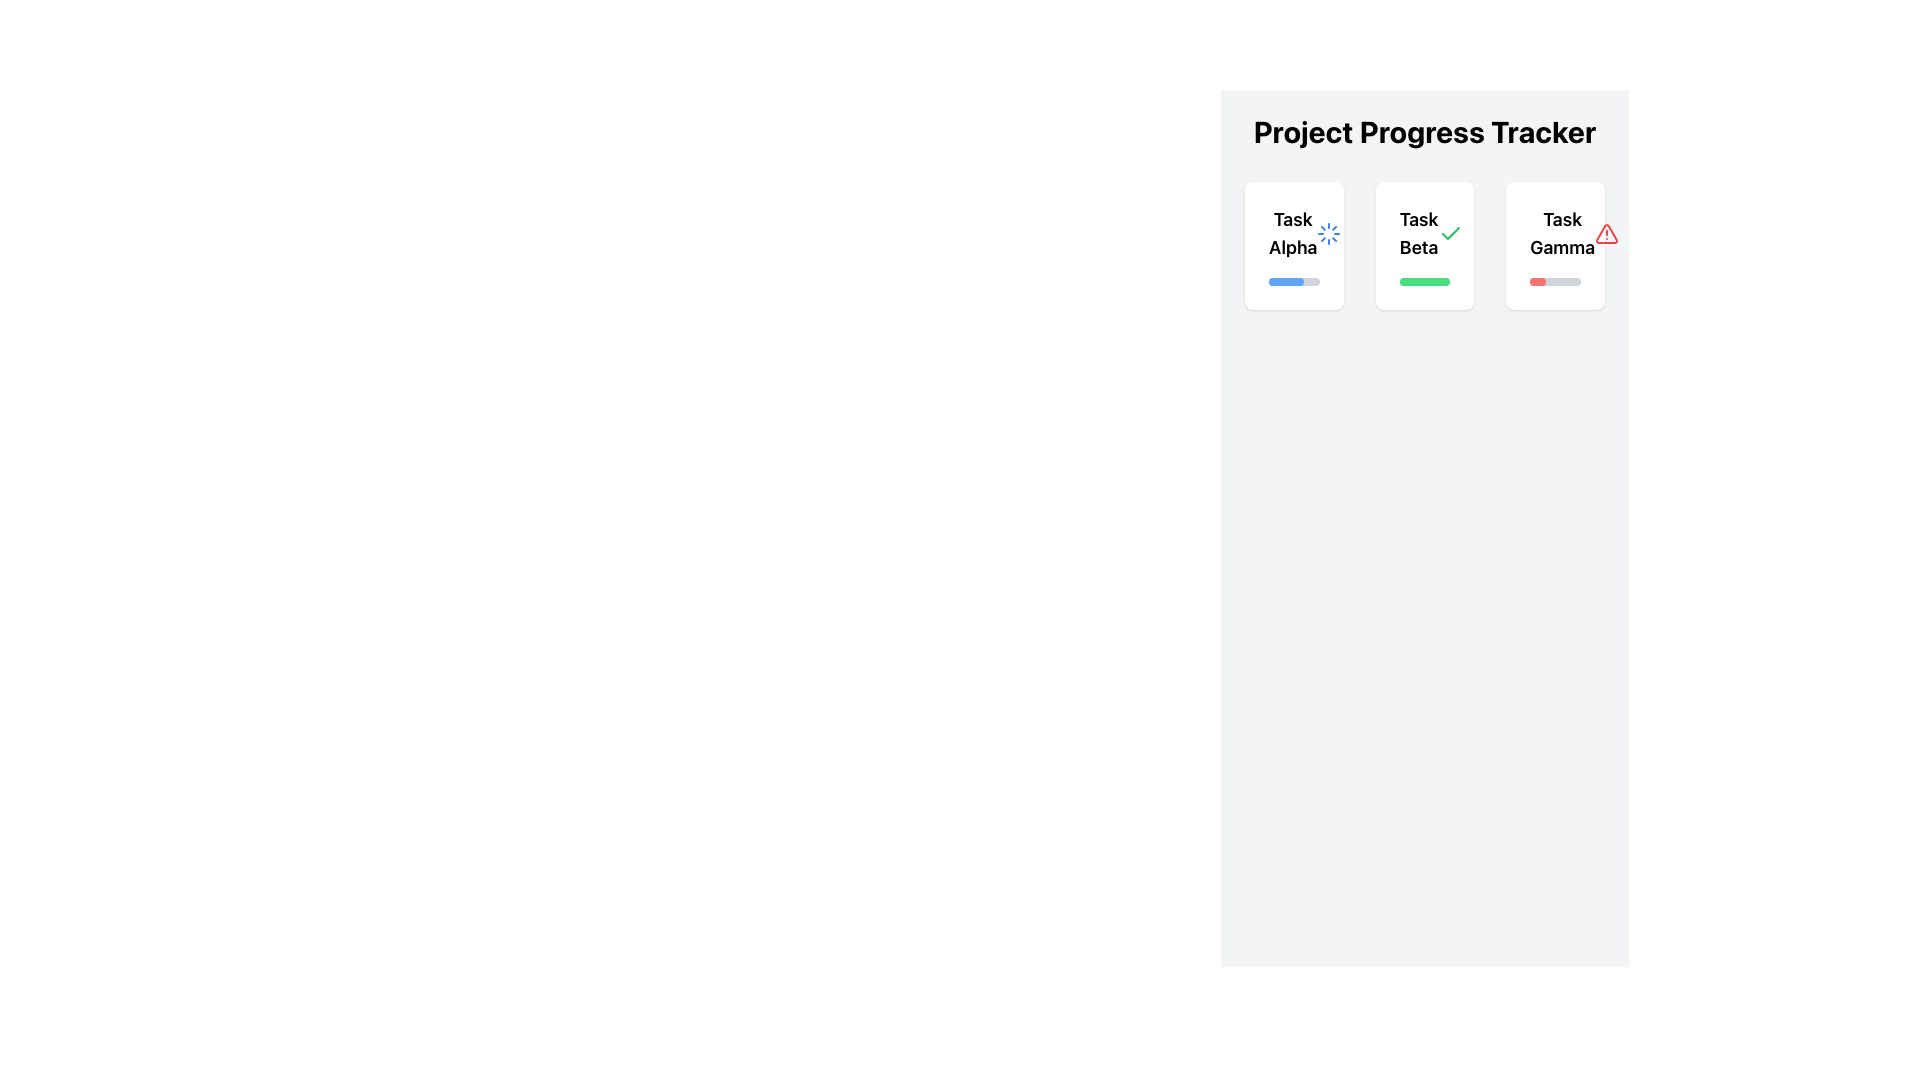 The width and height of the screenshot is (1920, 1080). Describe the element at coordinates (1294, 245) in the screenshot. I see `information displayed on the first Informational Card for 'Task Alpha' in the Project Progress Tracker section, which shows the task's title, loading indicator, and progress bar` at that location.